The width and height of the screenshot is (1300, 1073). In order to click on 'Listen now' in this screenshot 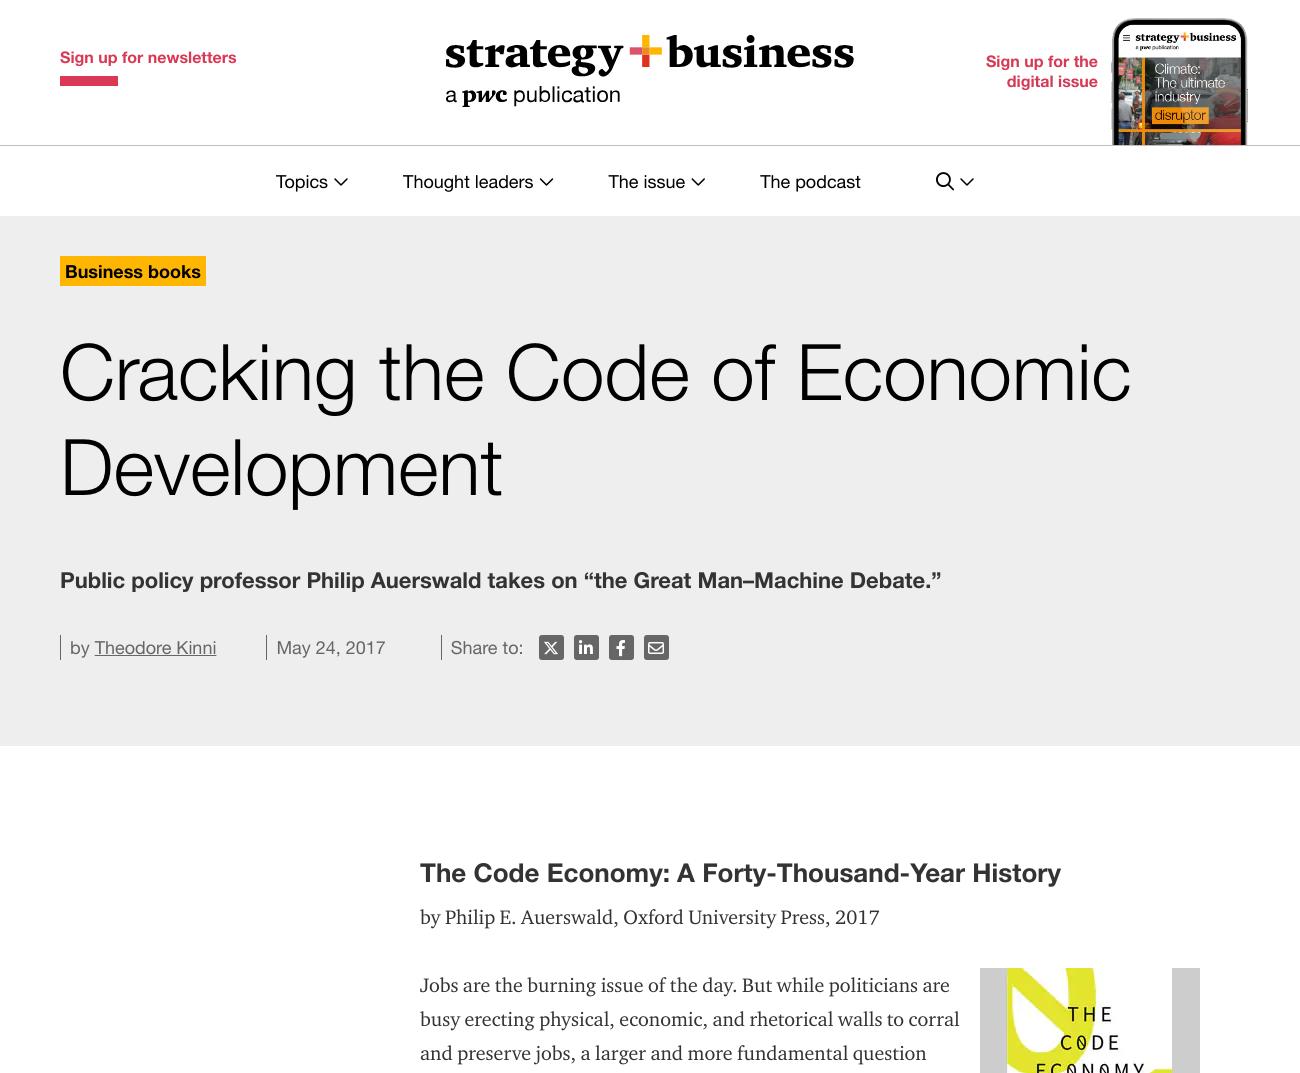, I will do `click(794, 498)`.